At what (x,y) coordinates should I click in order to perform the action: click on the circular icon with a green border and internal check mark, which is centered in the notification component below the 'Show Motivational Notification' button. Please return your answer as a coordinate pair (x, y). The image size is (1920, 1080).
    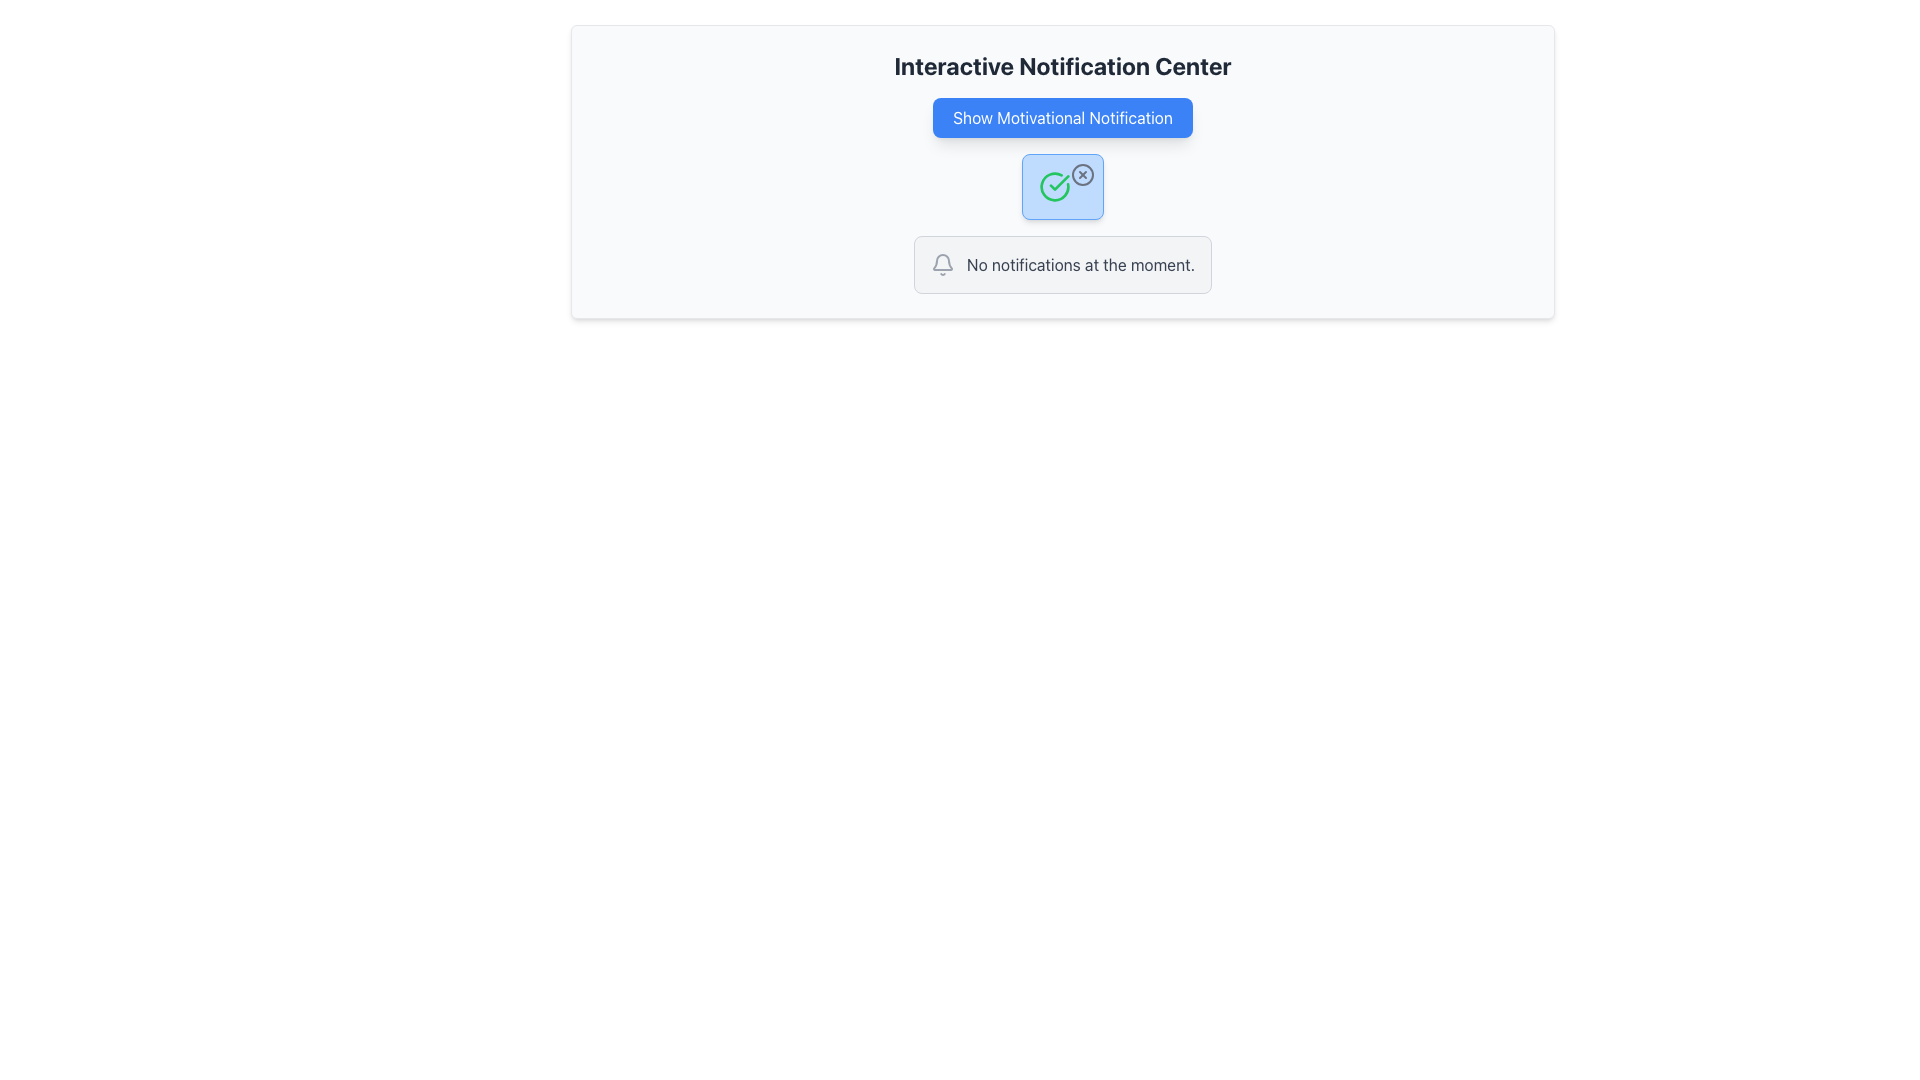
    Looking at the image, I should click on (1054, 186).